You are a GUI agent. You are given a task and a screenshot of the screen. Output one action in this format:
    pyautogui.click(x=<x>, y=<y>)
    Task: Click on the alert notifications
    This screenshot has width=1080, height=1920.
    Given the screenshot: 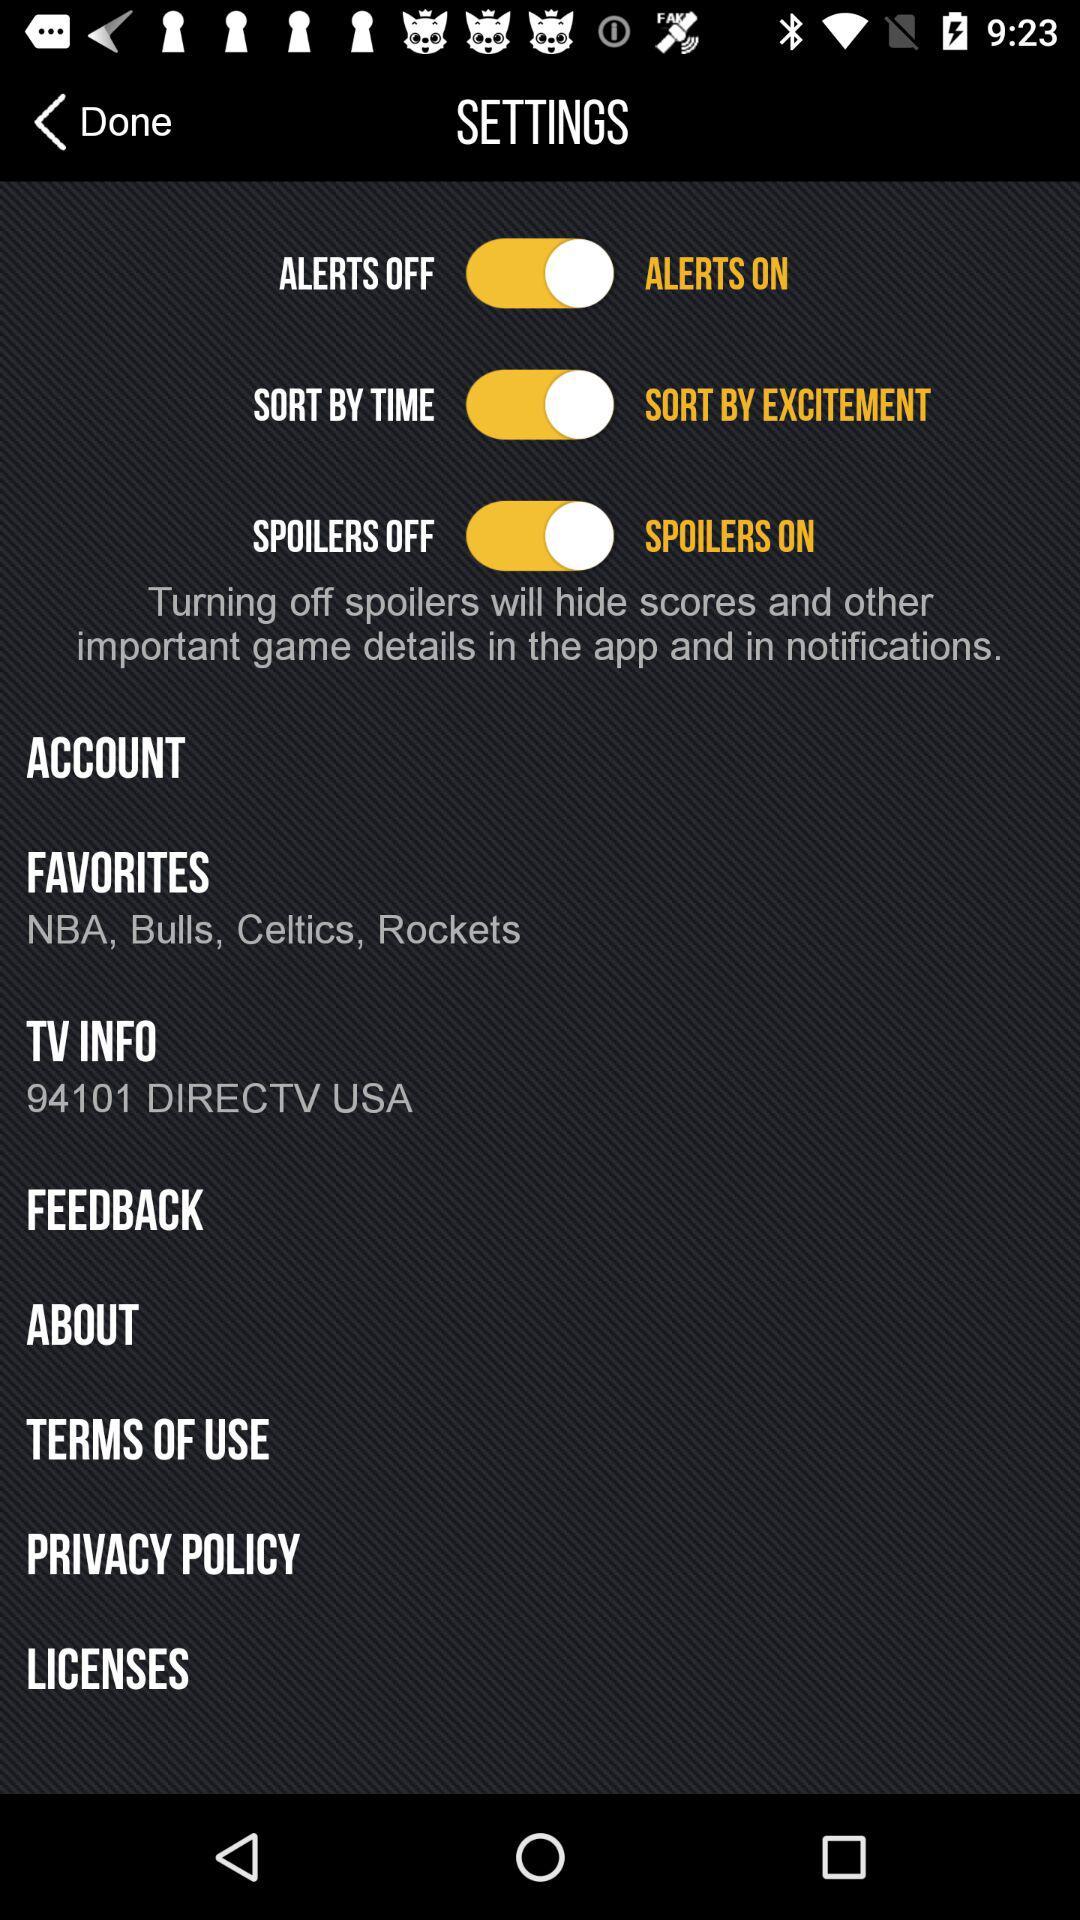 What is the action you would take?
    pyautogui.click(x=540, y=272)
    